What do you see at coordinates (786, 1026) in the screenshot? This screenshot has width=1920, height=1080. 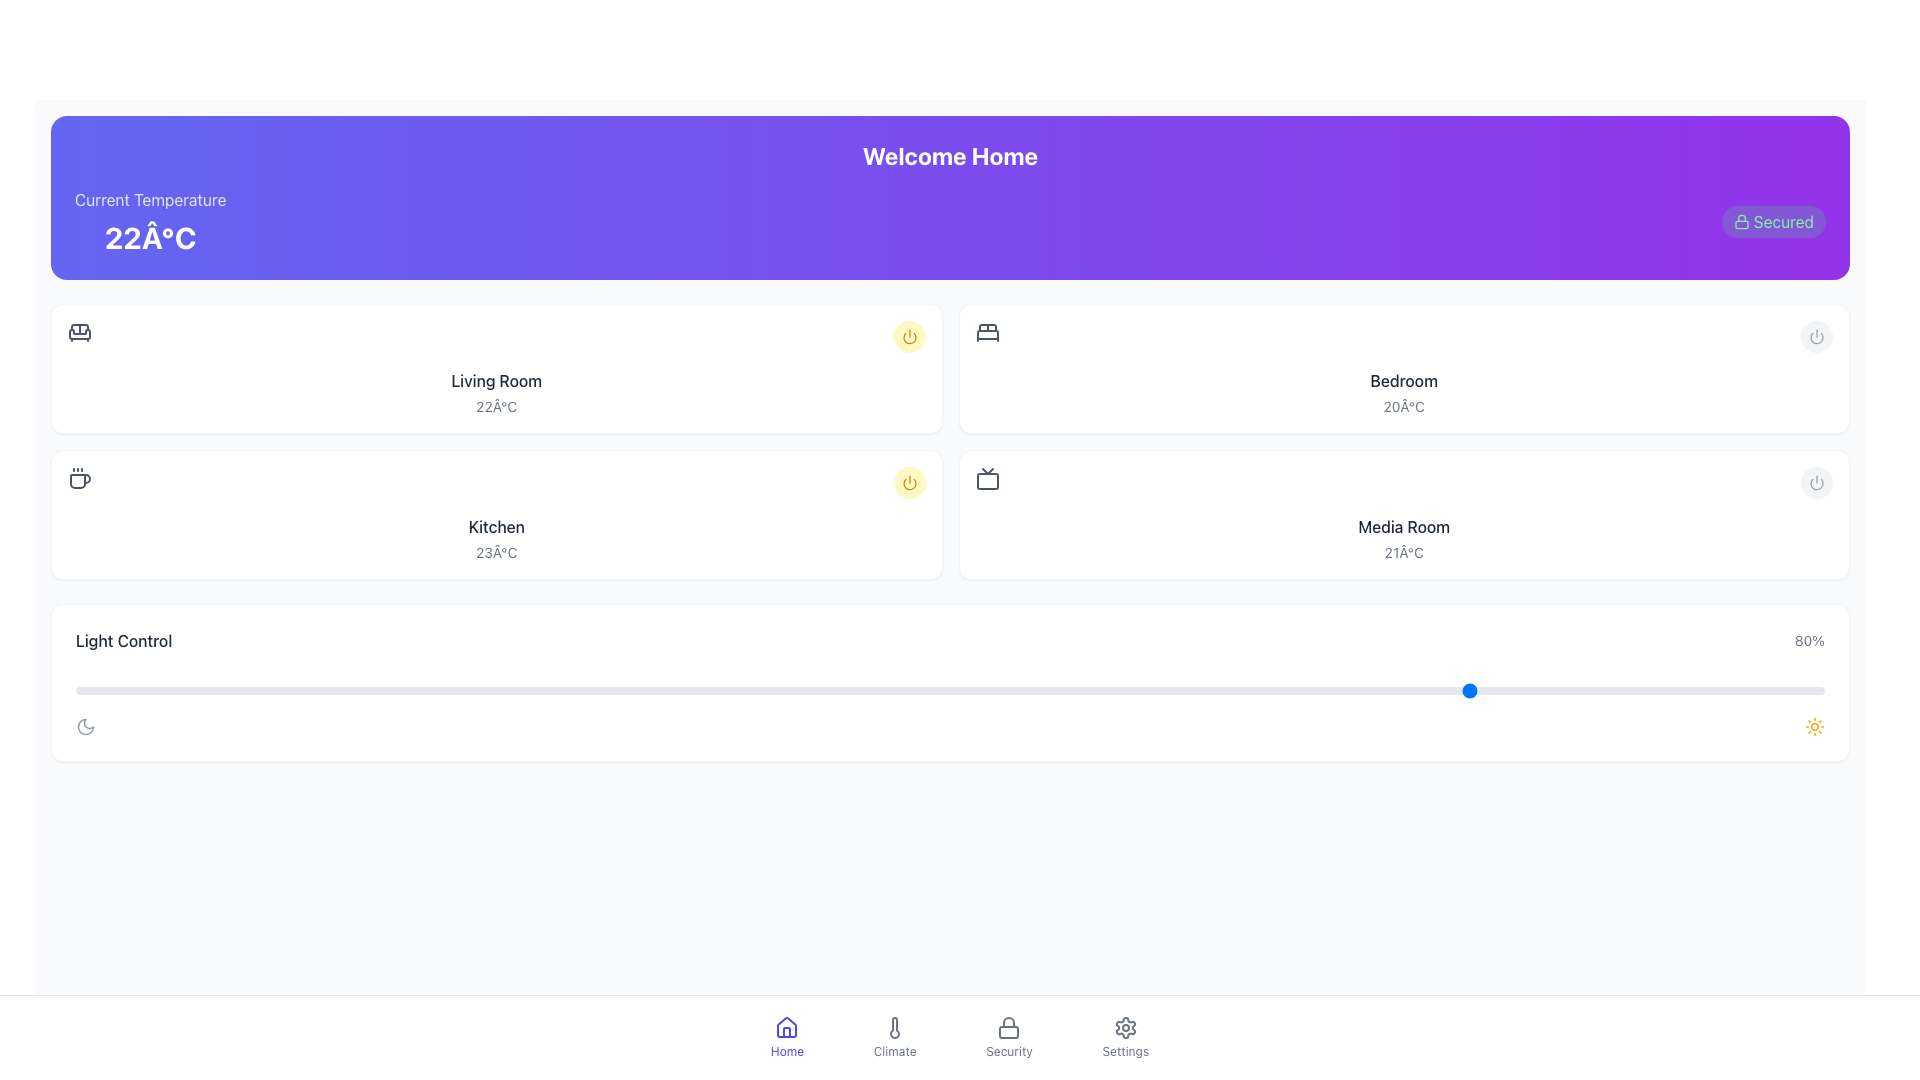 I see `the home icon, which is a graphical depiction of a house shape with a triangular roof and rectangular base, located in the bottom navigation bar` at bounding box center [786, 1026].